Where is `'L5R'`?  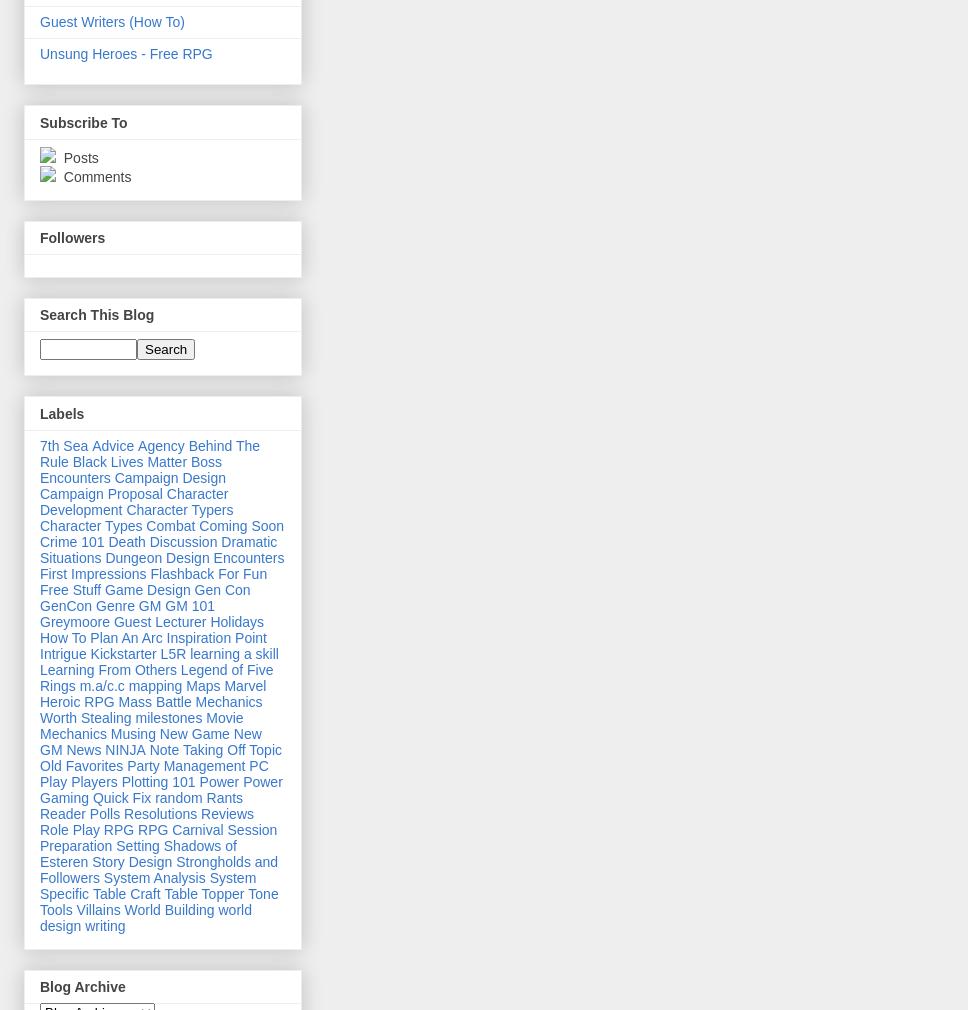
'L5R' is located at coordinates (172, 651).